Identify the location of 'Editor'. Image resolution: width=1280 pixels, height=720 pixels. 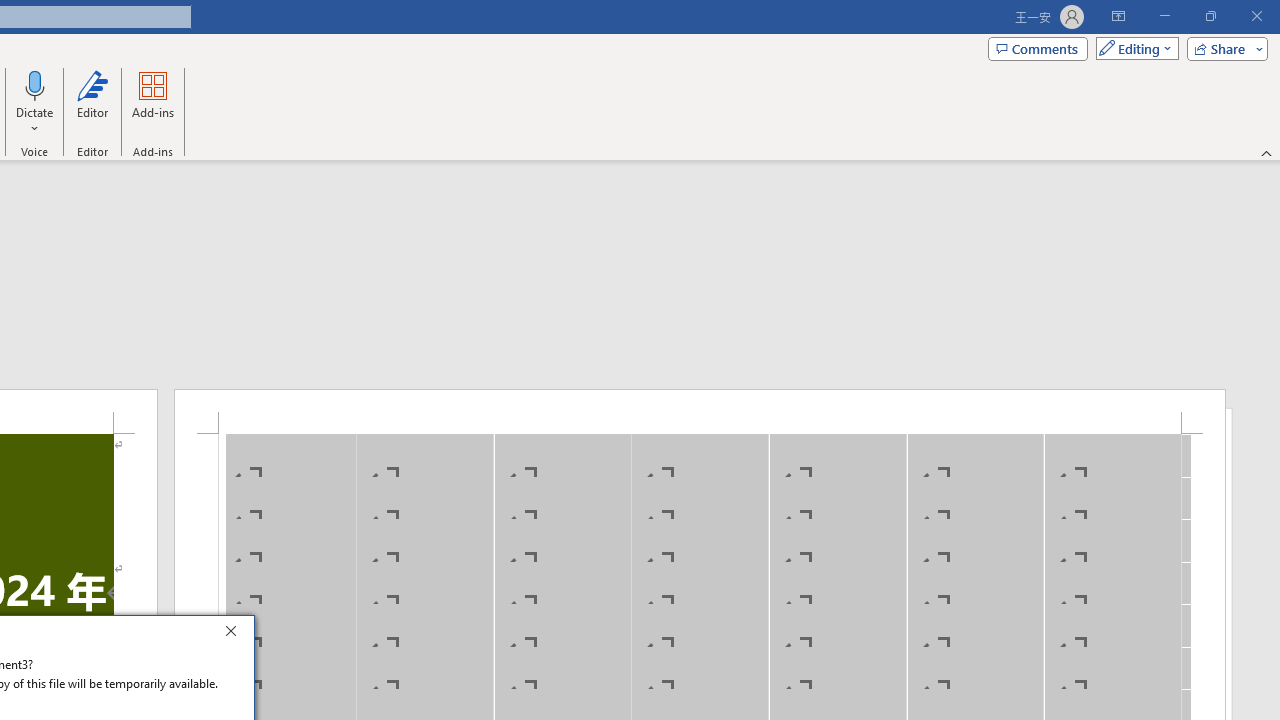
(91, 103).